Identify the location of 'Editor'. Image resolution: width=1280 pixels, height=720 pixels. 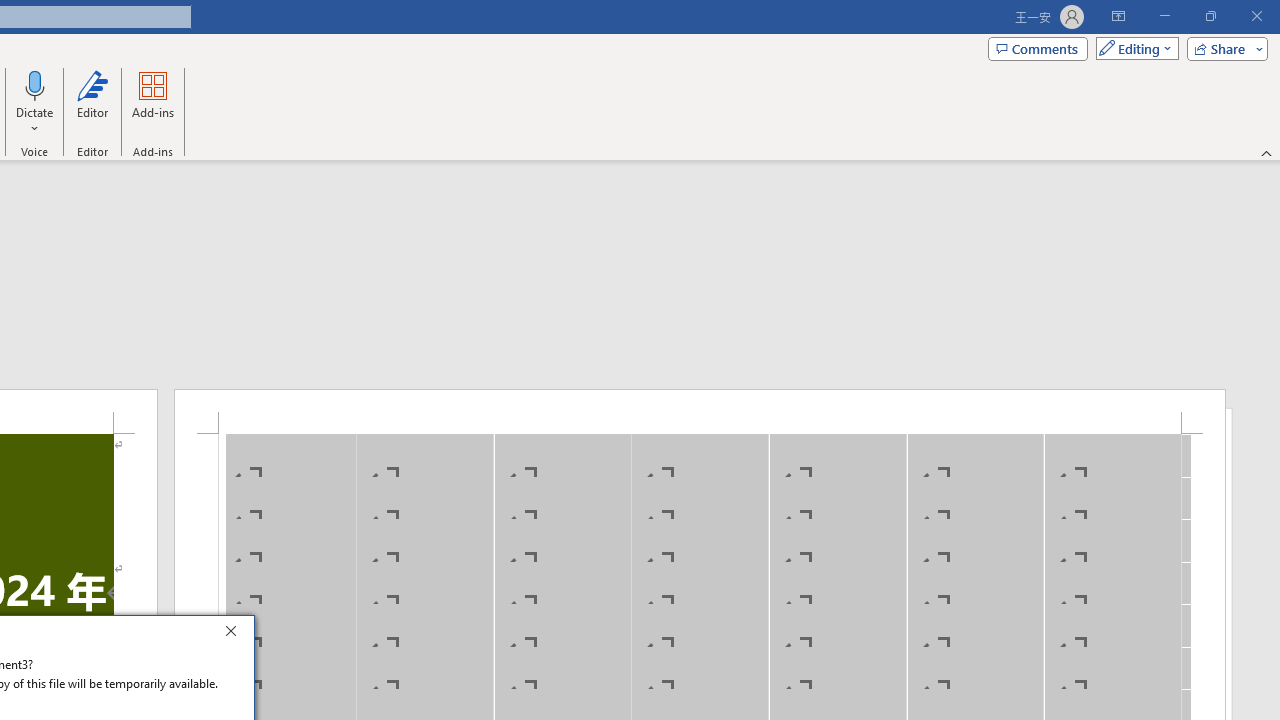
(91, 103).